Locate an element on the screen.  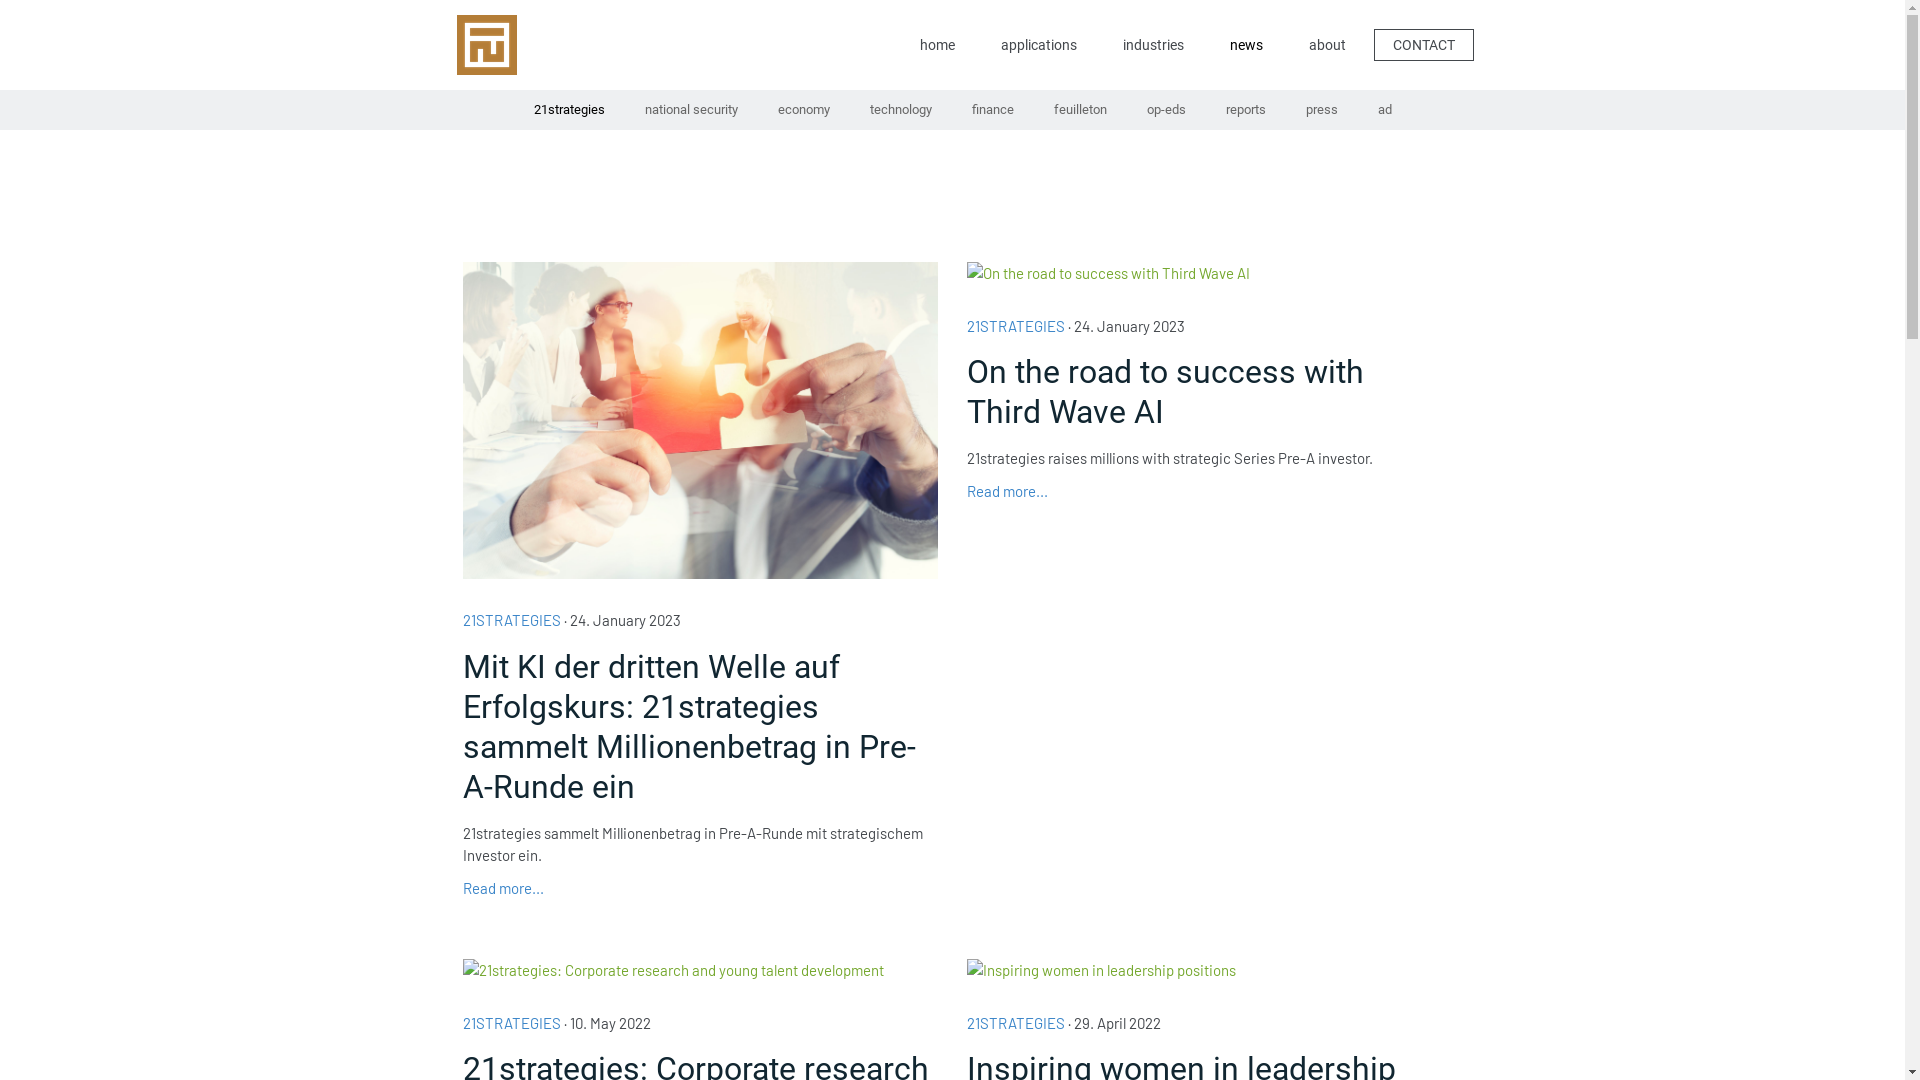
'industries' is located at coordinates (1152, 45).